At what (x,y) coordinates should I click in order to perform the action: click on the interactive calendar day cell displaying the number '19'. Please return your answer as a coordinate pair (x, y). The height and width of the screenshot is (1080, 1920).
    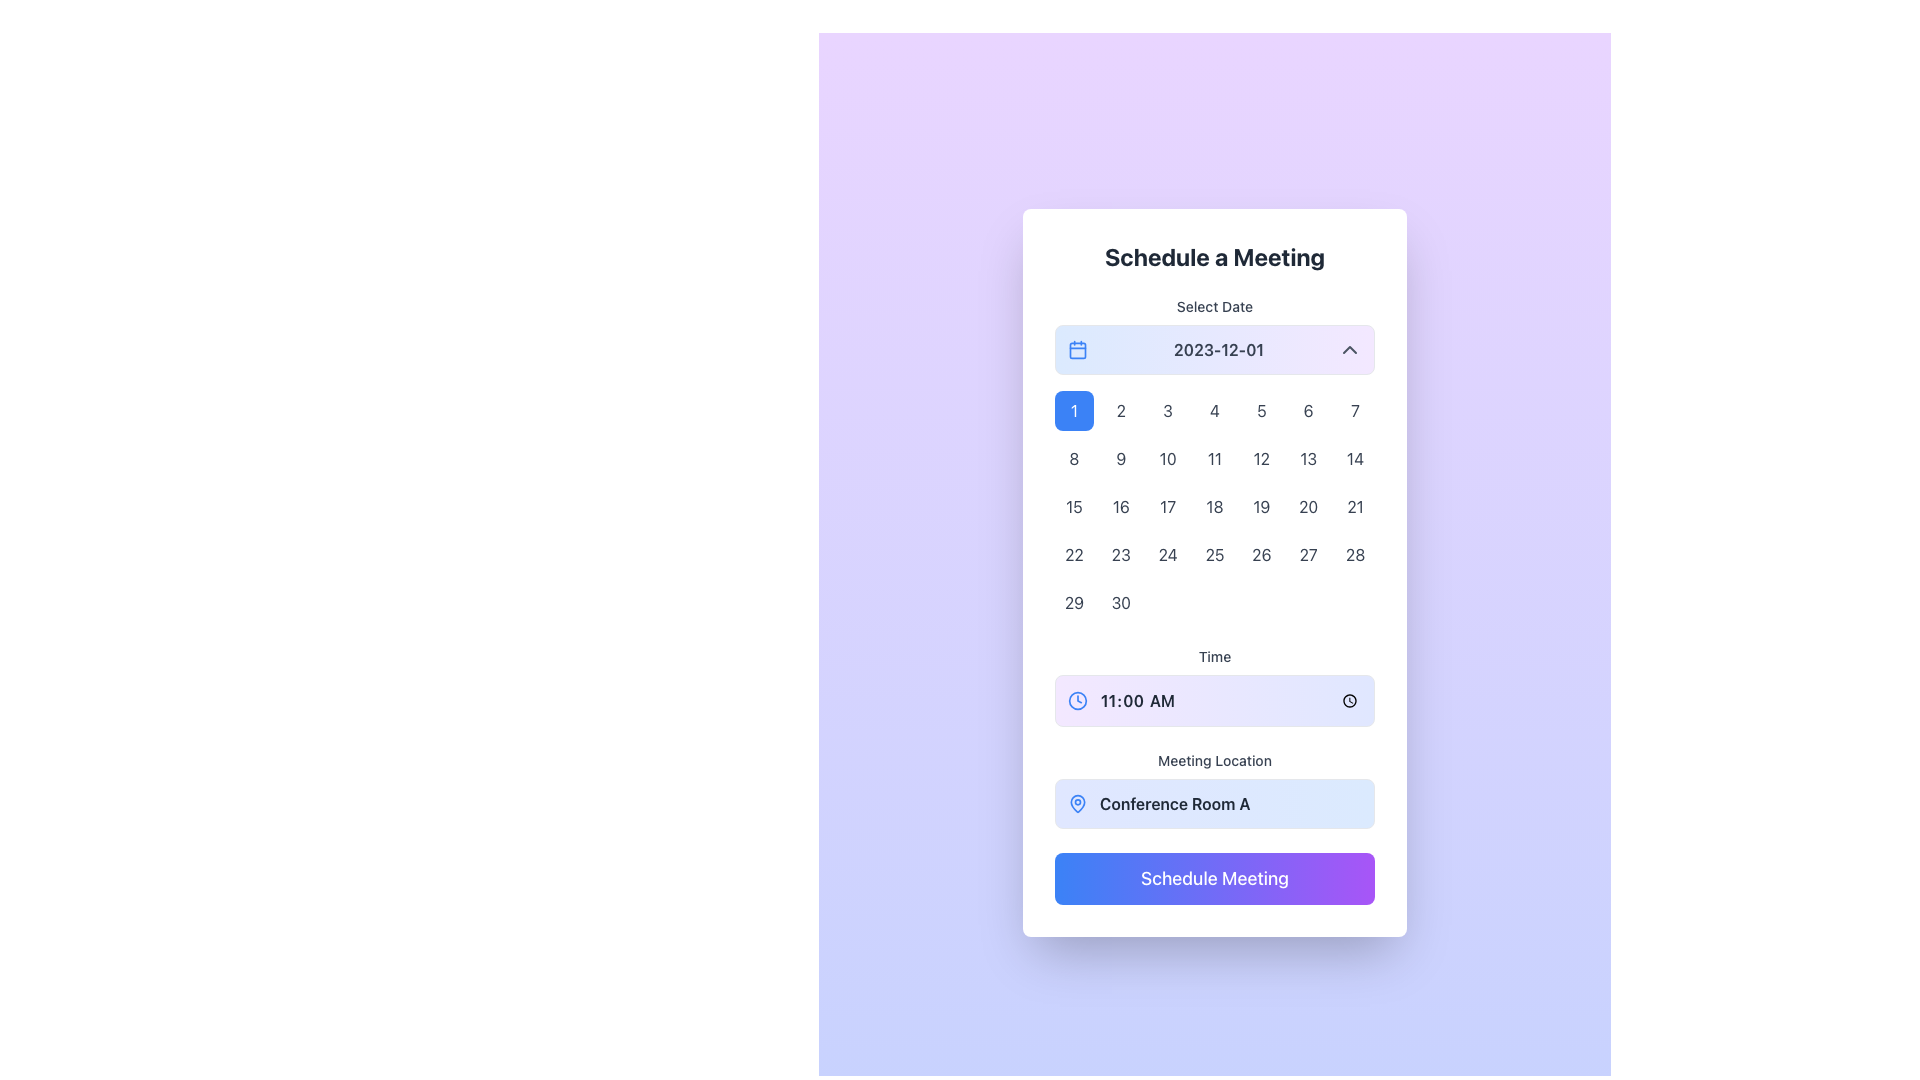
    Looking at the image, I should click on (1260, 505).